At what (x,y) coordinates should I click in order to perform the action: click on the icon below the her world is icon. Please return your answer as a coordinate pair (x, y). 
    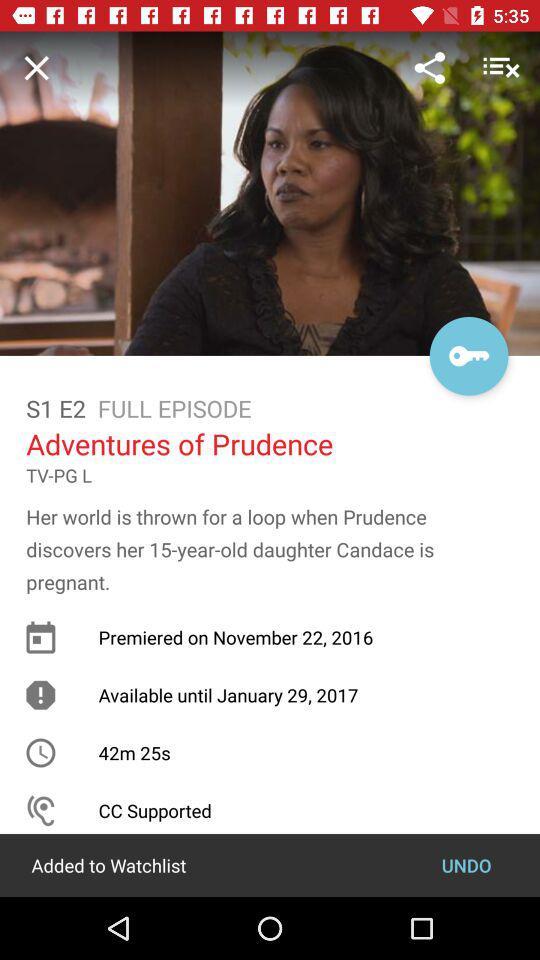
    Looking at the image, I should click on (466, 864).